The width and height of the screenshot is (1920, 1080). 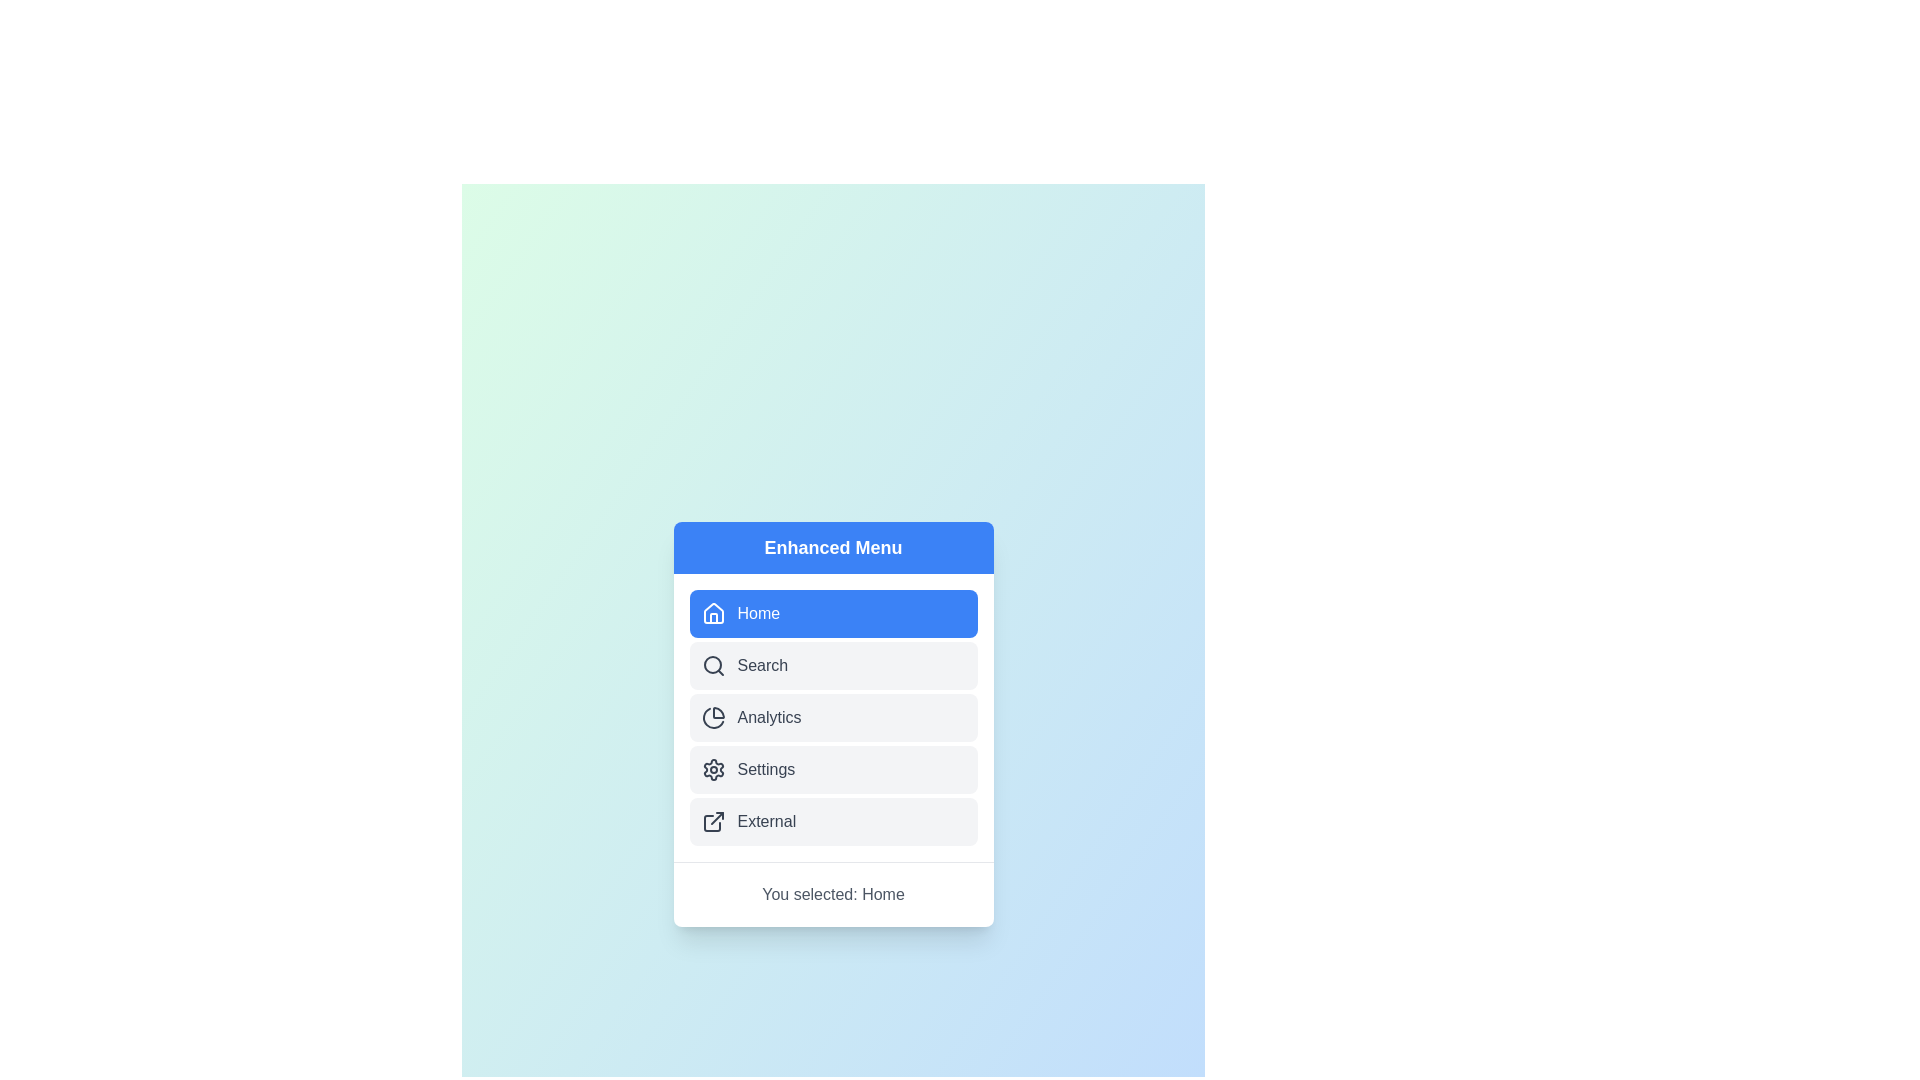 I want to click on the menu item Settings by clicking on its corresponding button, so click(x=833, y=768).